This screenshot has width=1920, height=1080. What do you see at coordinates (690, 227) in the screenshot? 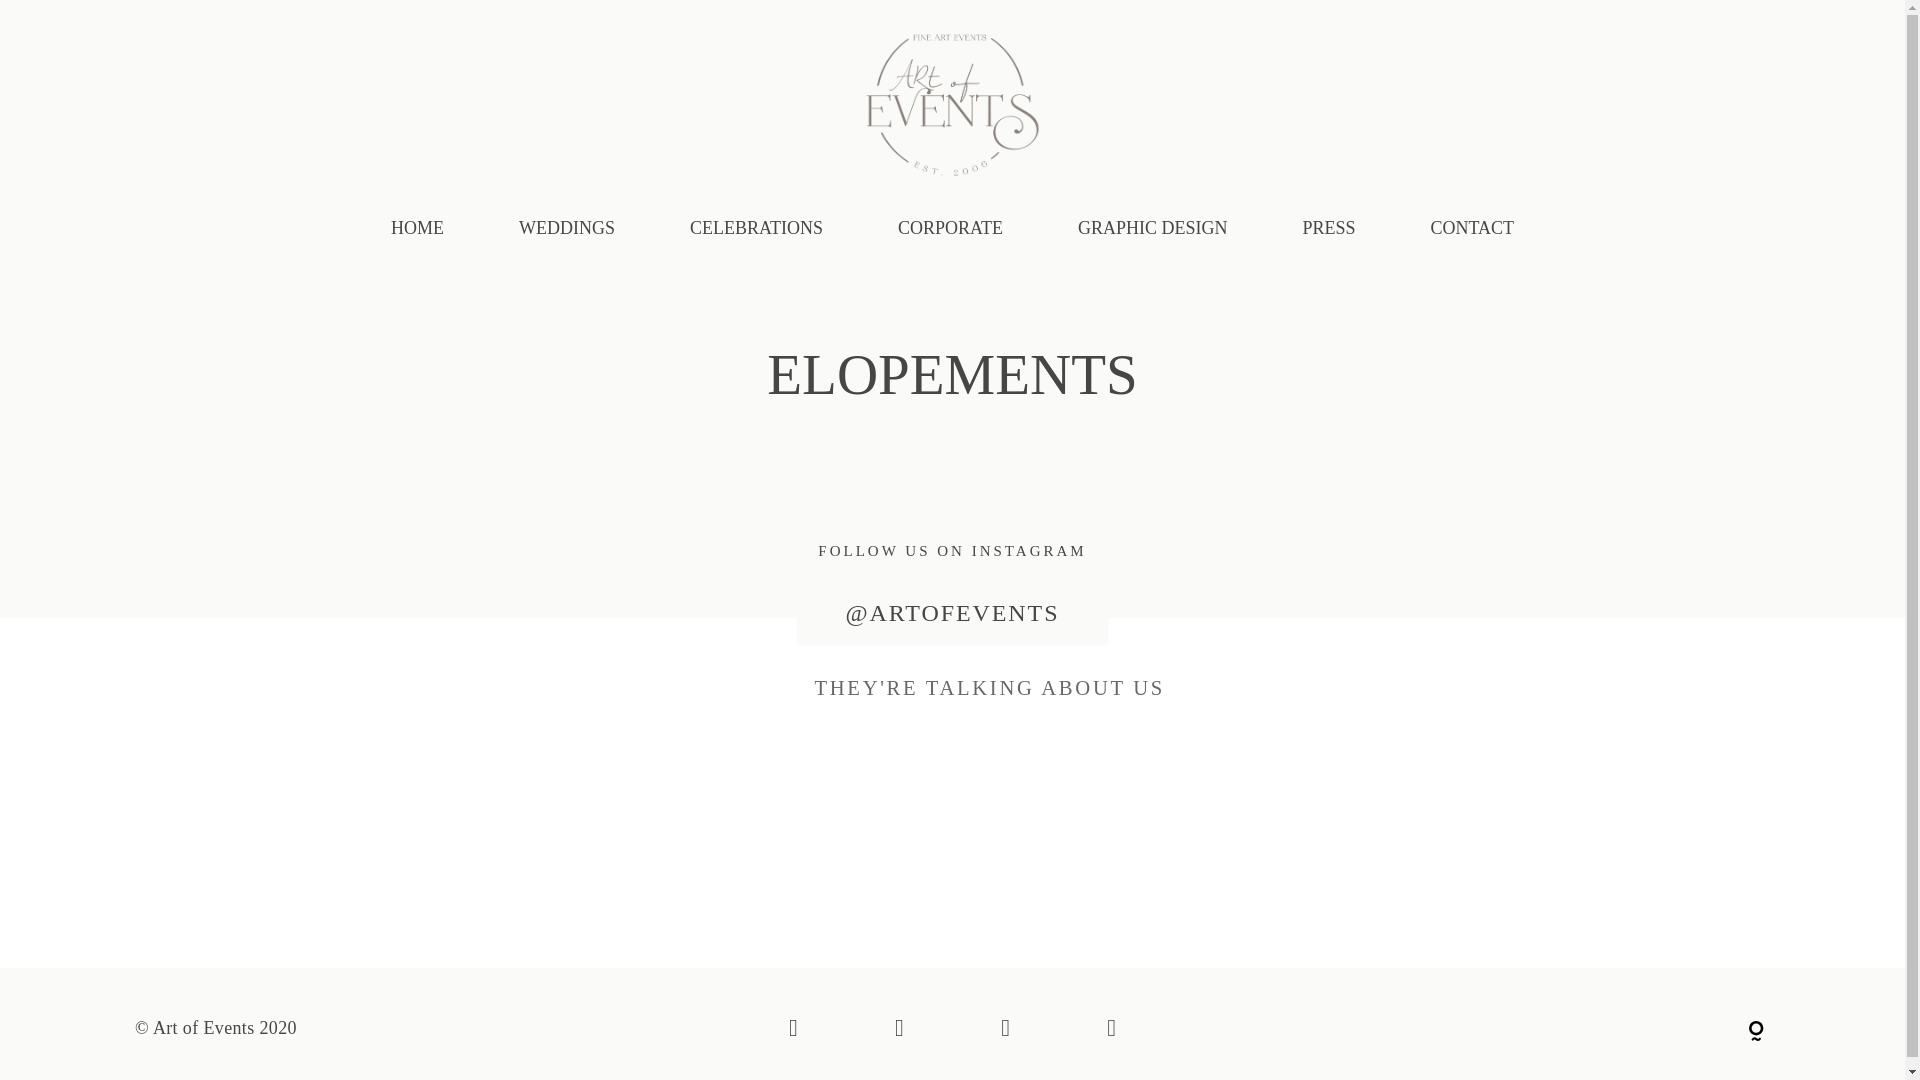
I see `'CELEBRATIONS'` at bounding box center [690, 227].